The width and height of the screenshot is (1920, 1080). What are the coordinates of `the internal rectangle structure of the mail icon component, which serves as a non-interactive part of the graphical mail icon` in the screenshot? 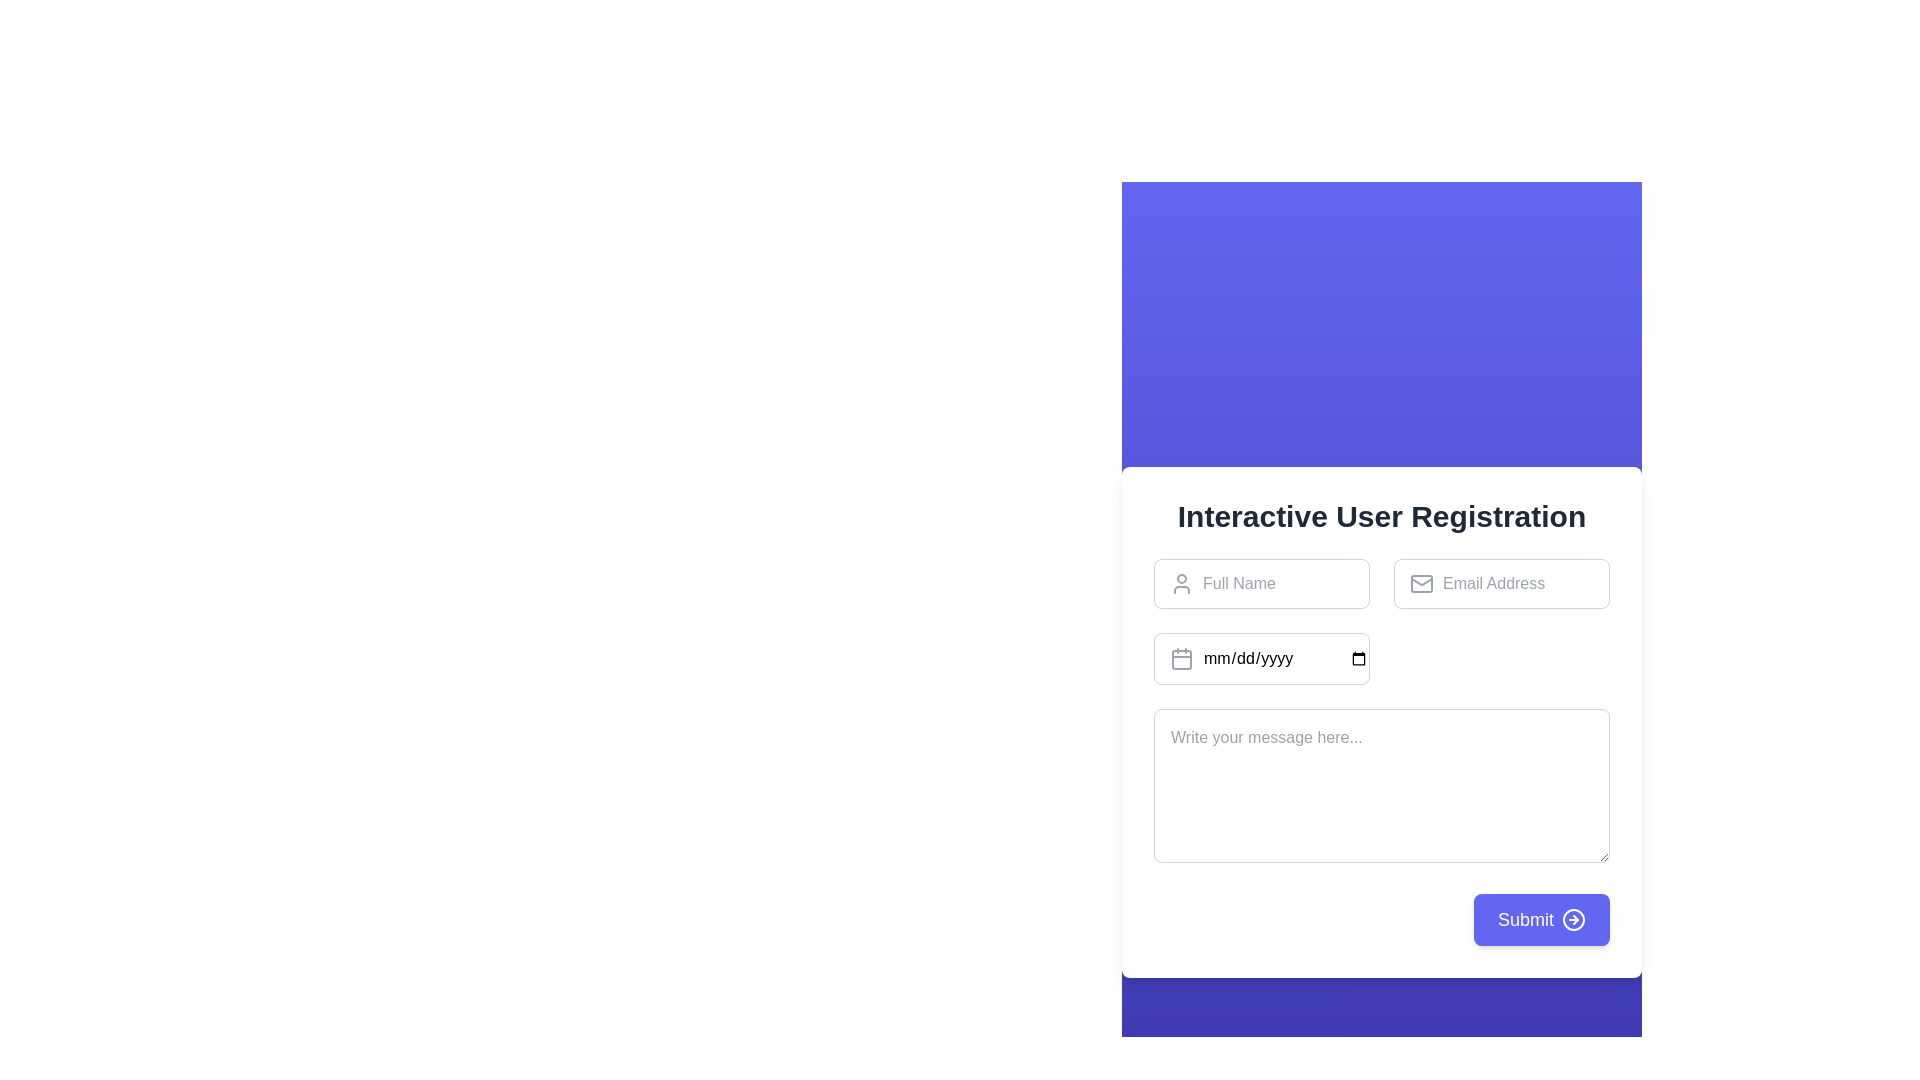 It's located at (1420, 583).